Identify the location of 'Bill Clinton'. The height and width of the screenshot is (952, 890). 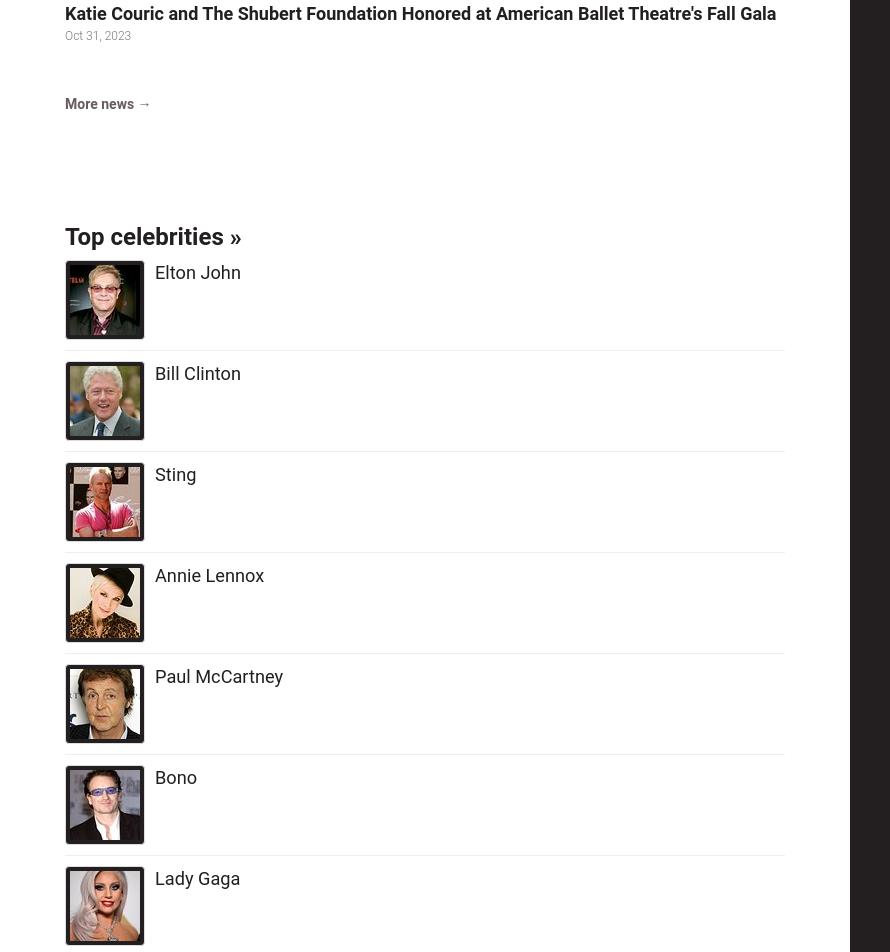
(155, 373).